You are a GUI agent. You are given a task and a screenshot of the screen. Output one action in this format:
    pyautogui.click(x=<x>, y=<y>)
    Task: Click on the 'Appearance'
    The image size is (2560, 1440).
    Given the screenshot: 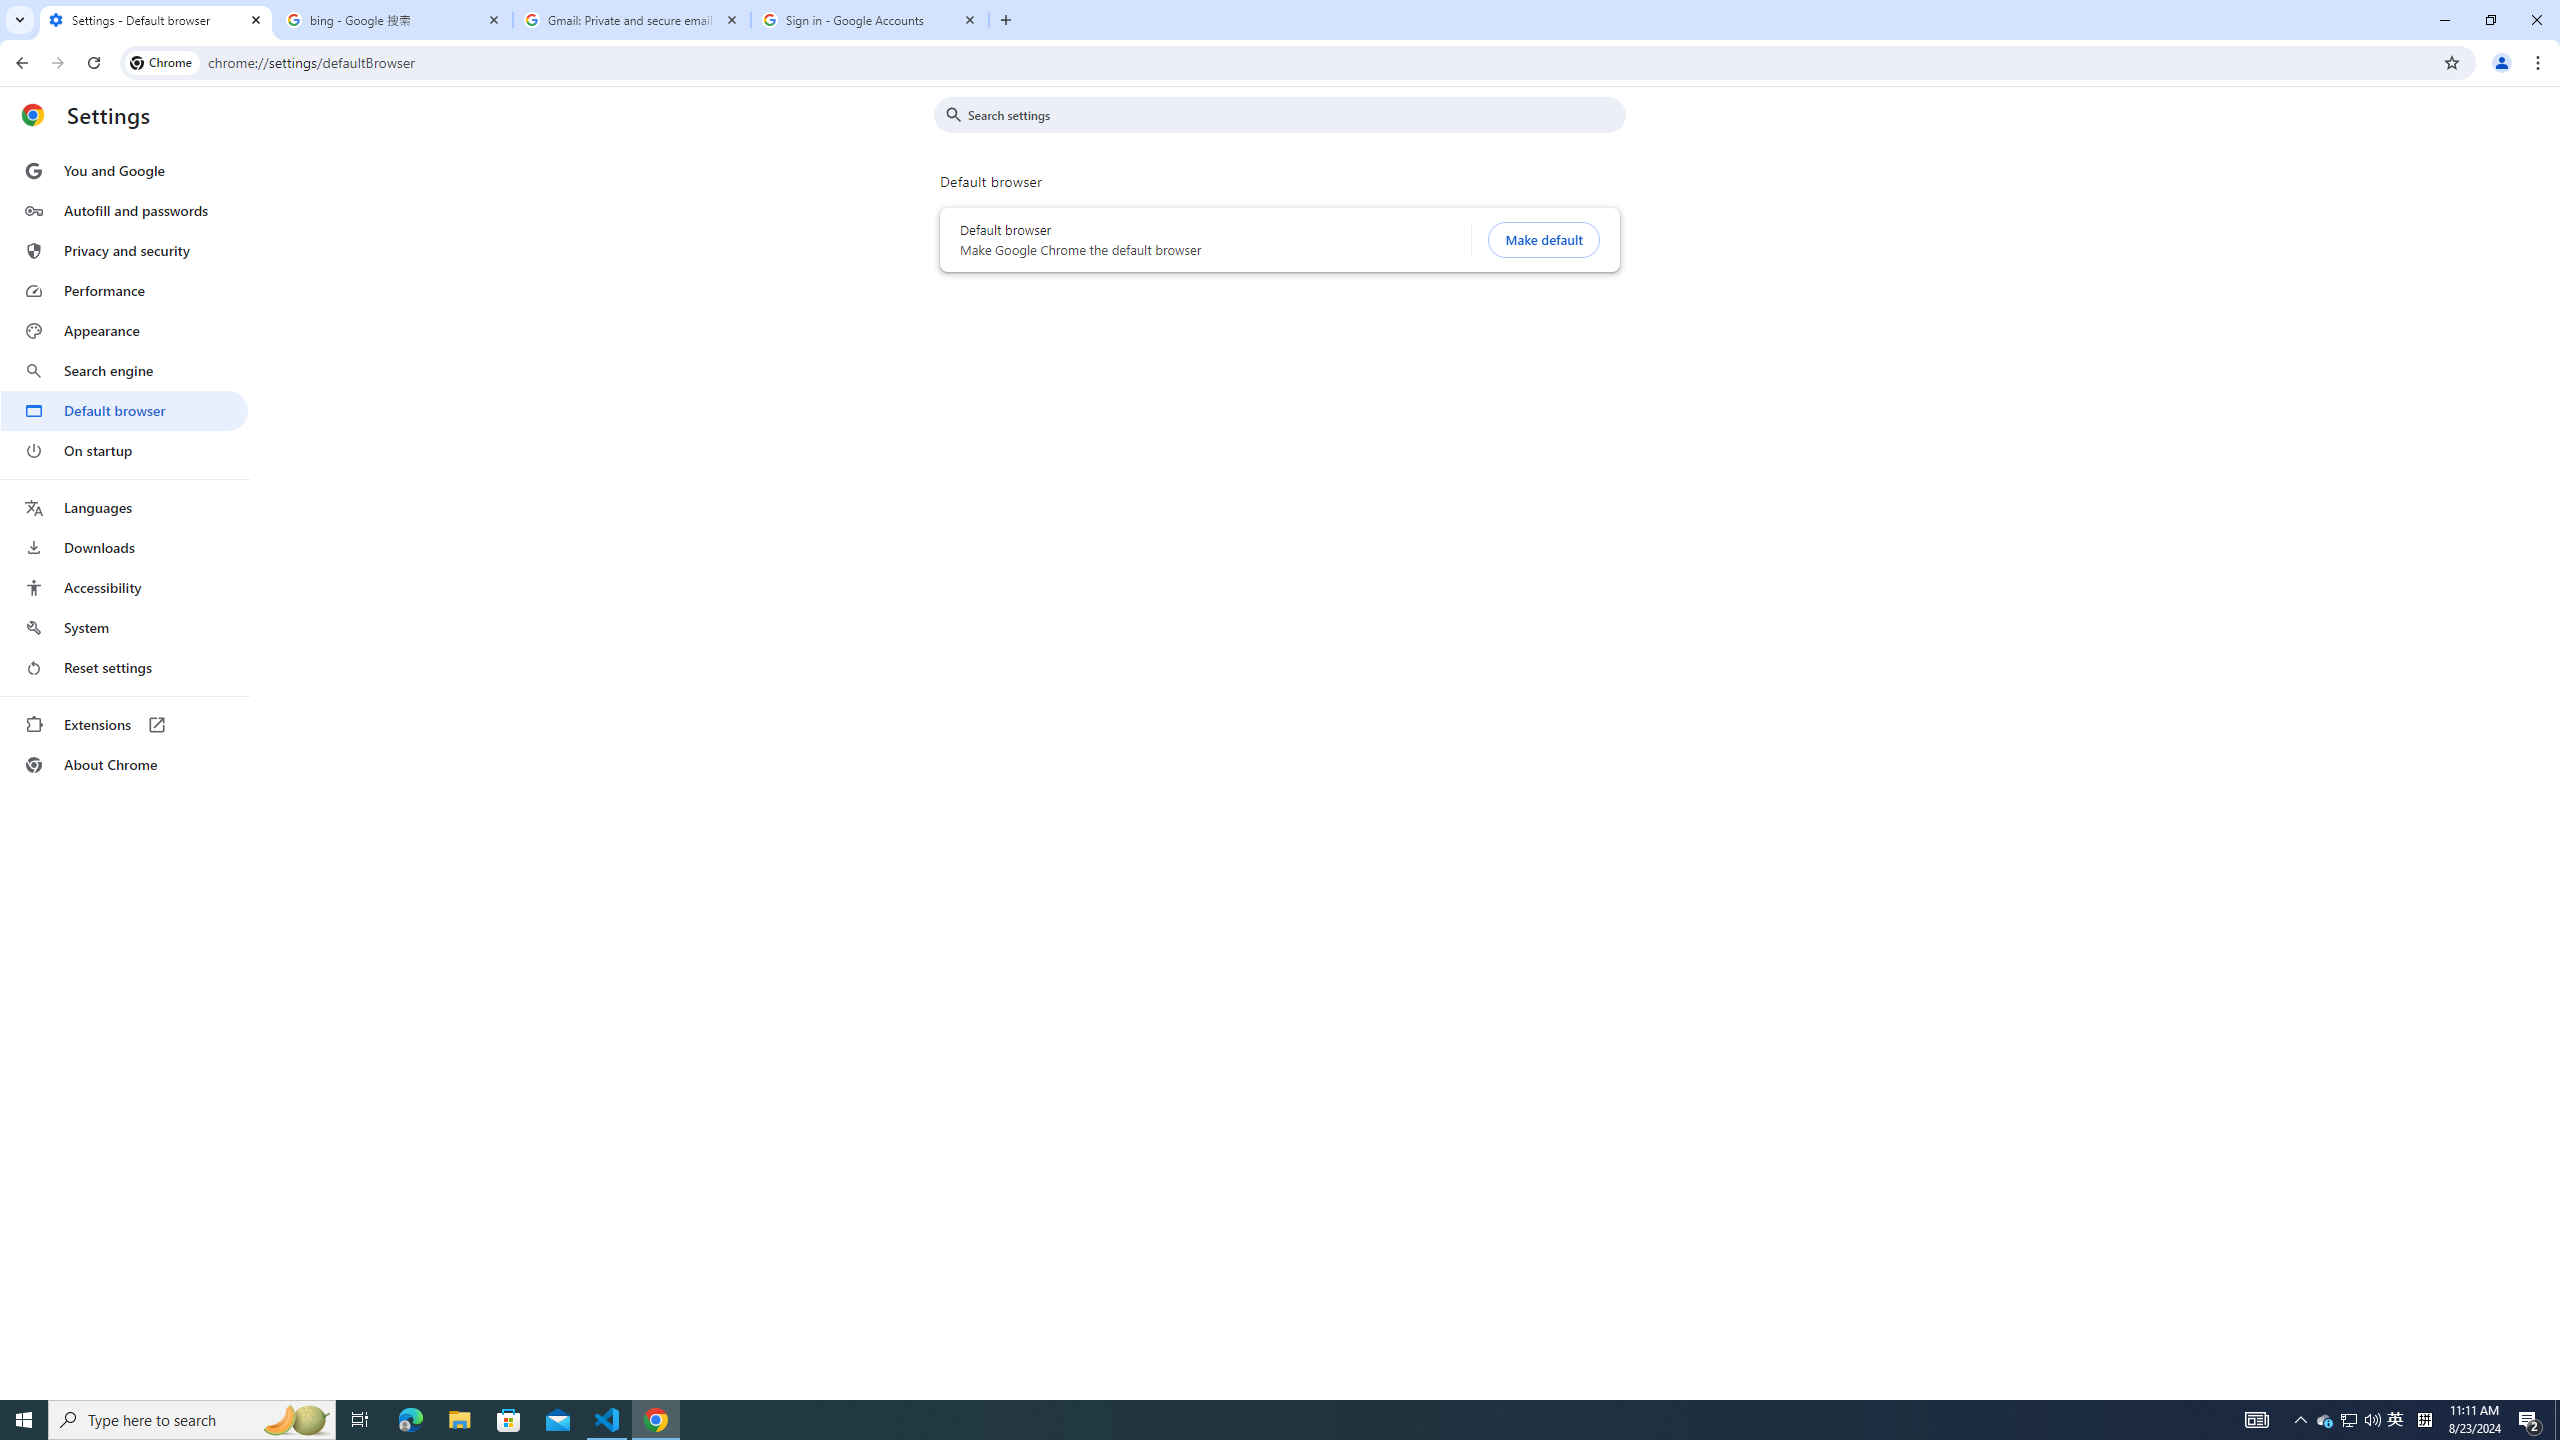 What is the action you would take?
    pyautogui.click(x=123, y=330)
    